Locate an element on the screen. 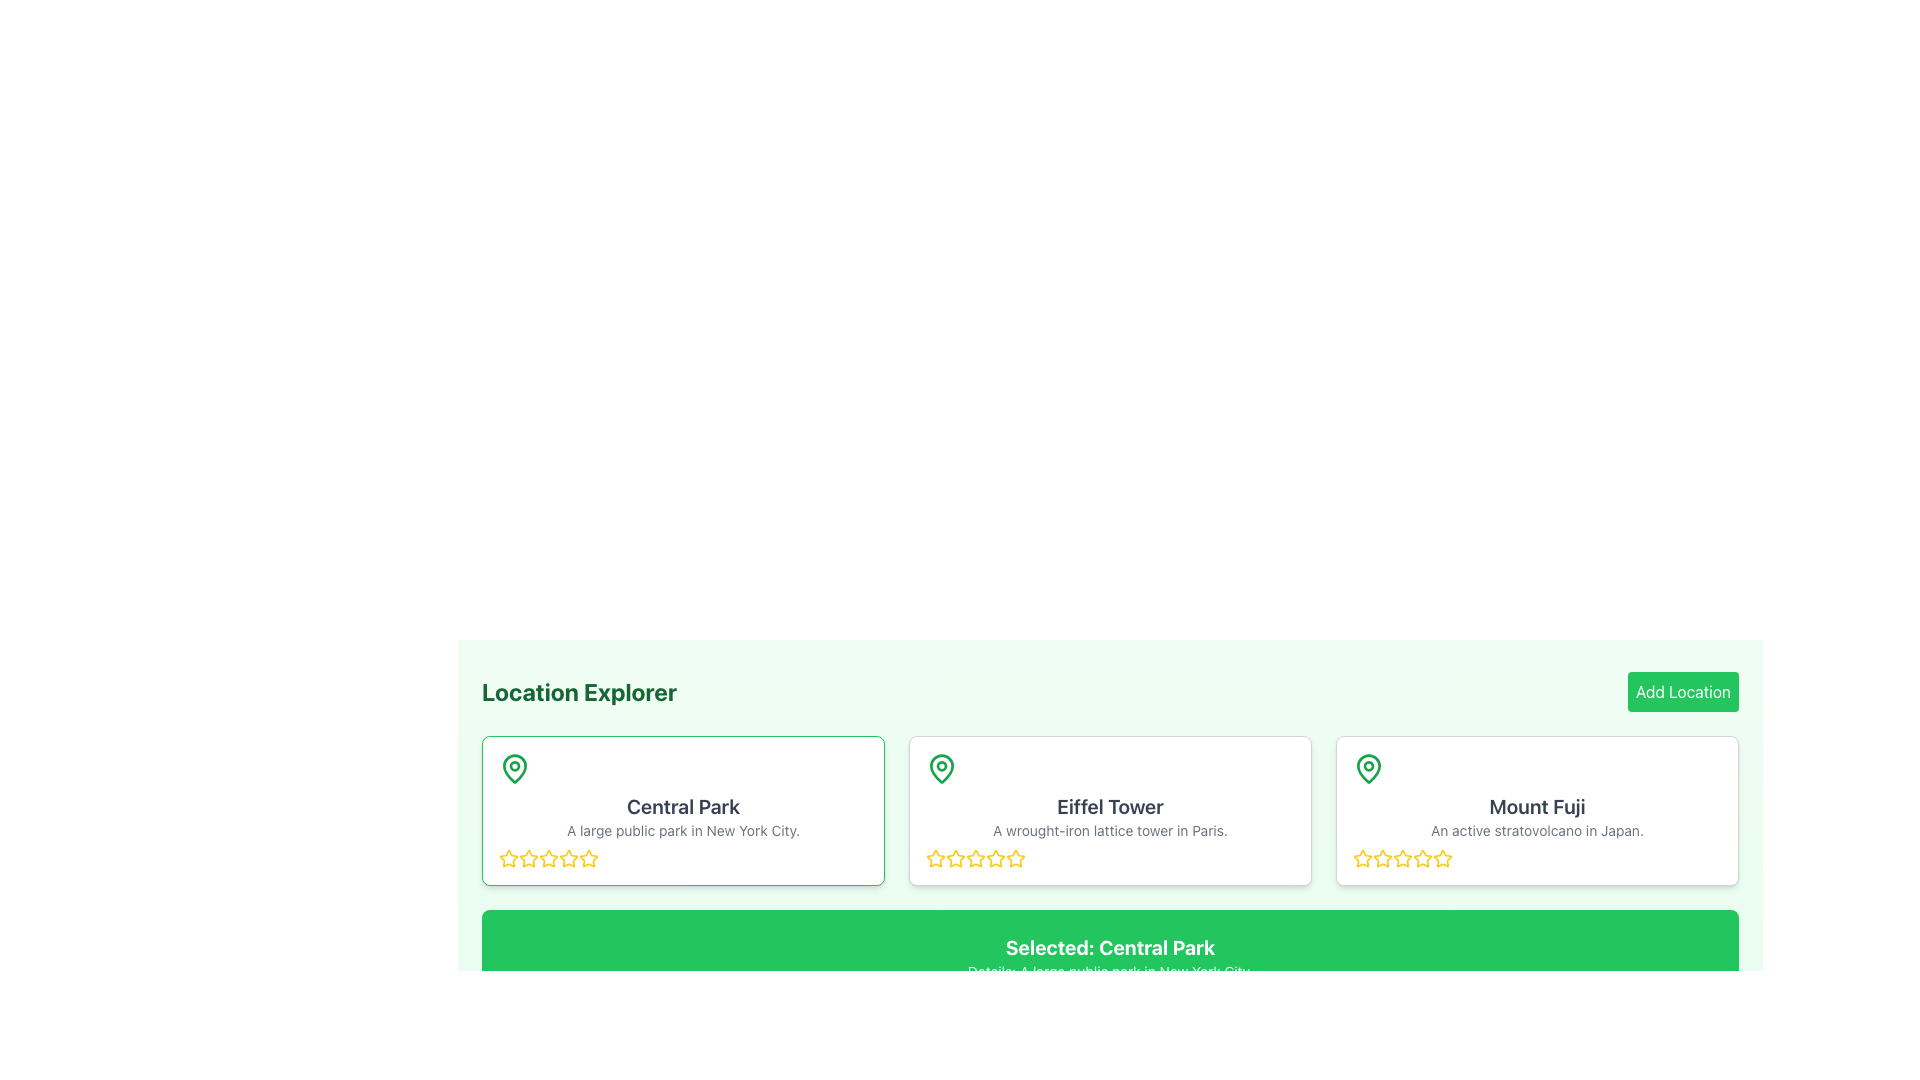 Image resolution: width=1920 pixels, height=1080 pixels. text of the 'Central Park' label located in the center of the first card under the 'Location Explorer' section is located at coordinates (683, 805).